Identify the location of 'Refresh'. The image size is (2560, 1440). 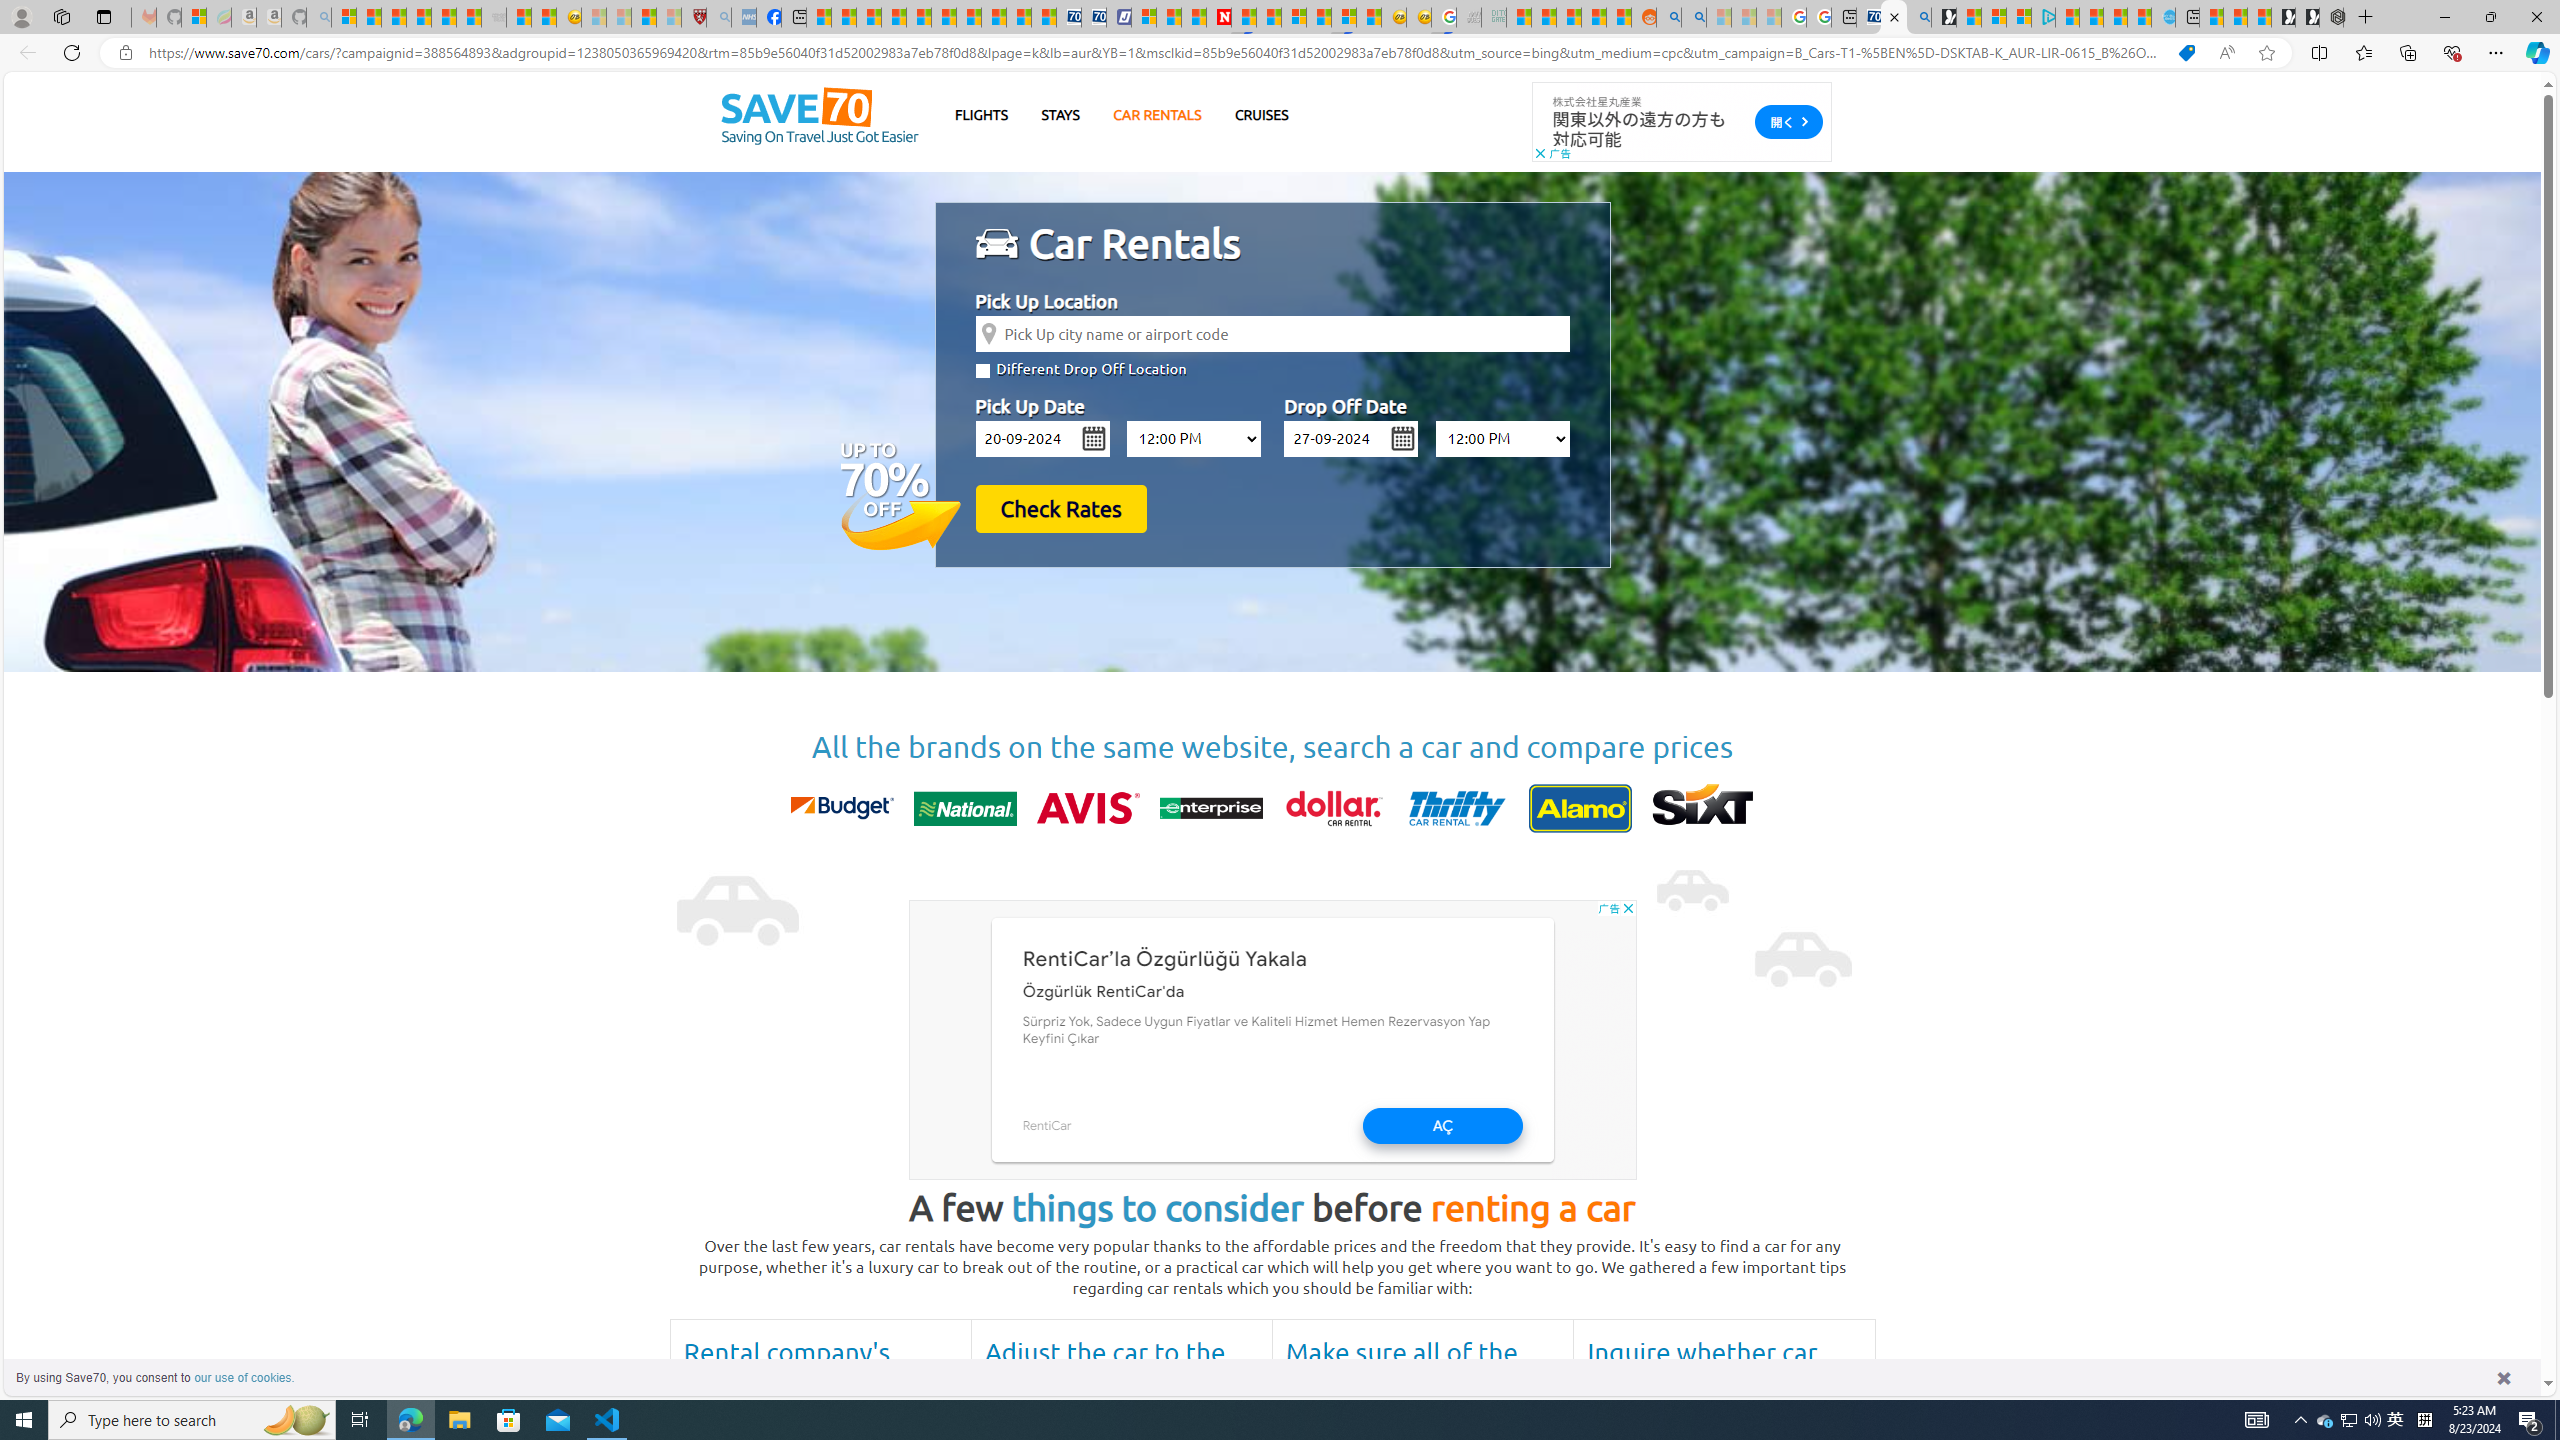
(70, 51).